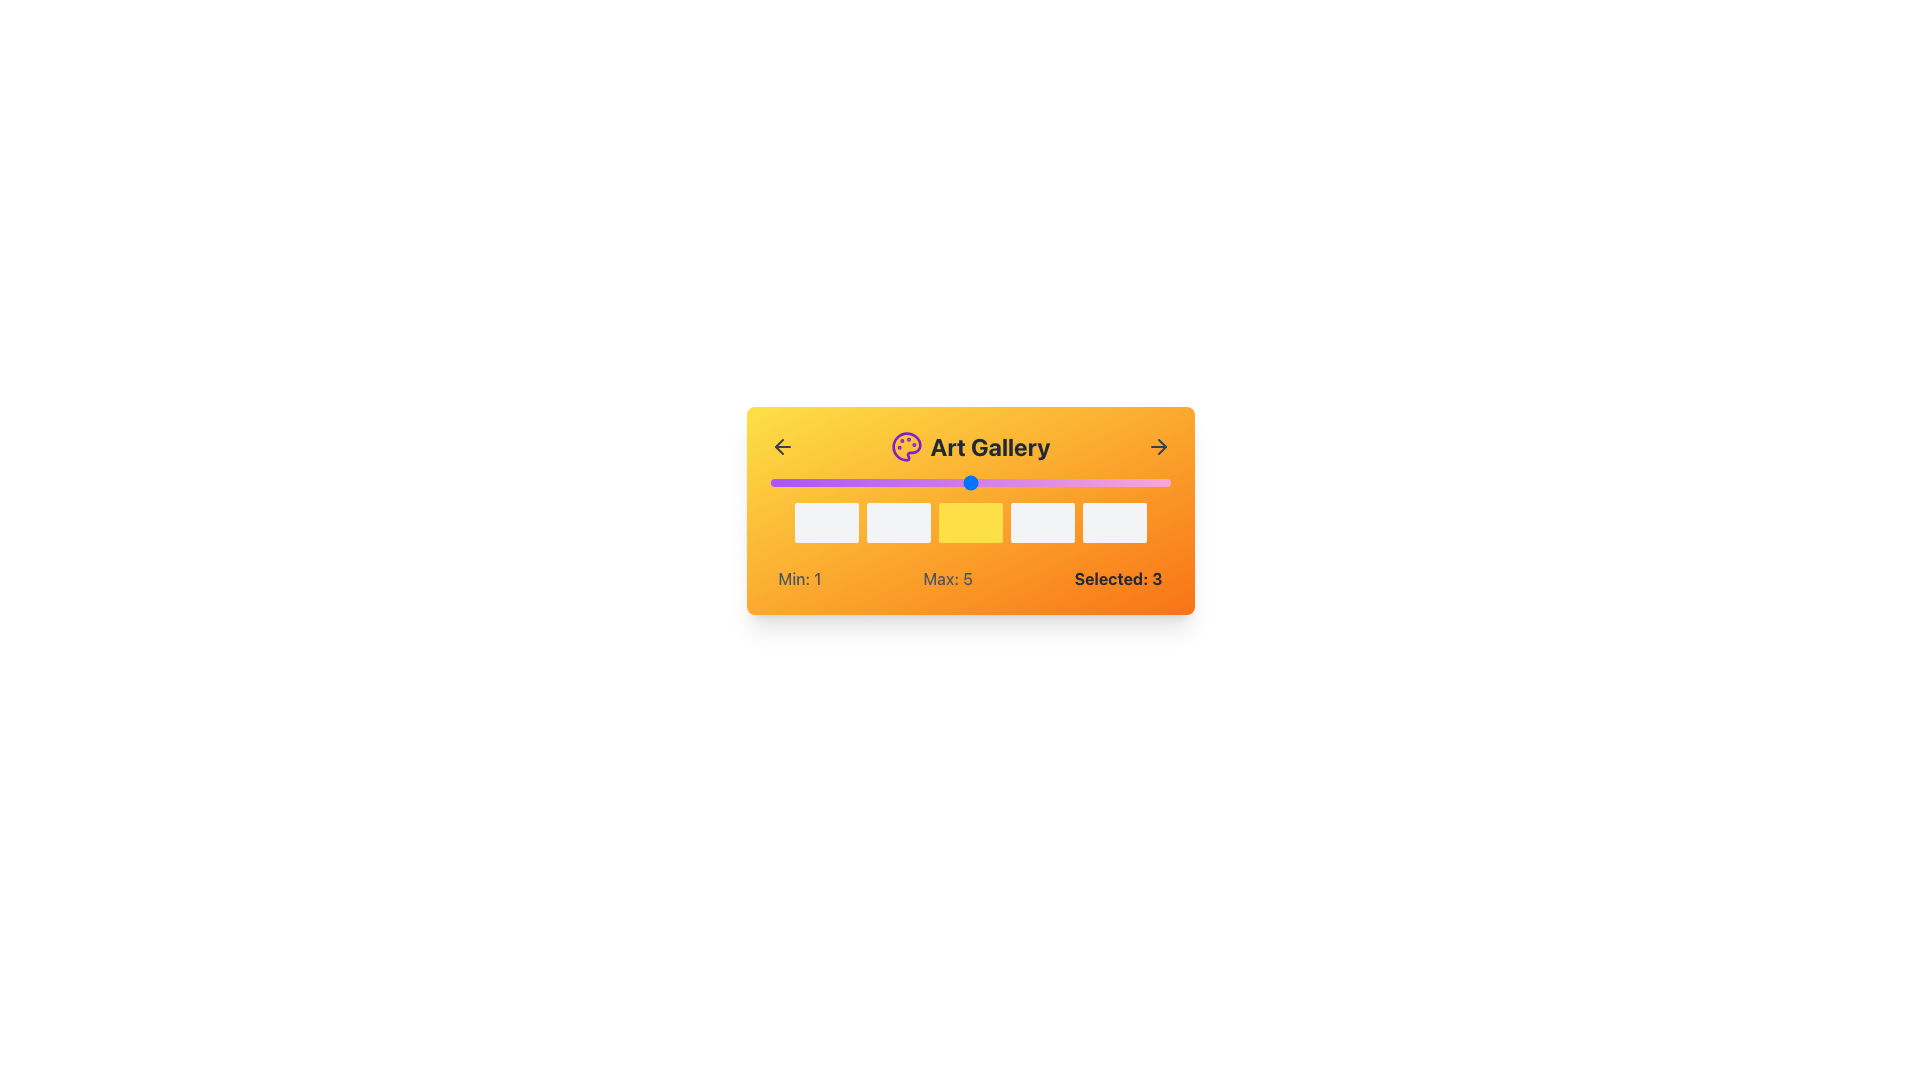 The height and width of the screenshot is (1080, 1920). I want to click on the 'Art Gallery' title displayed in a bold, large font, centrally positioned in the toolbar with a painter's palette icon on the left, so click(970, 446).